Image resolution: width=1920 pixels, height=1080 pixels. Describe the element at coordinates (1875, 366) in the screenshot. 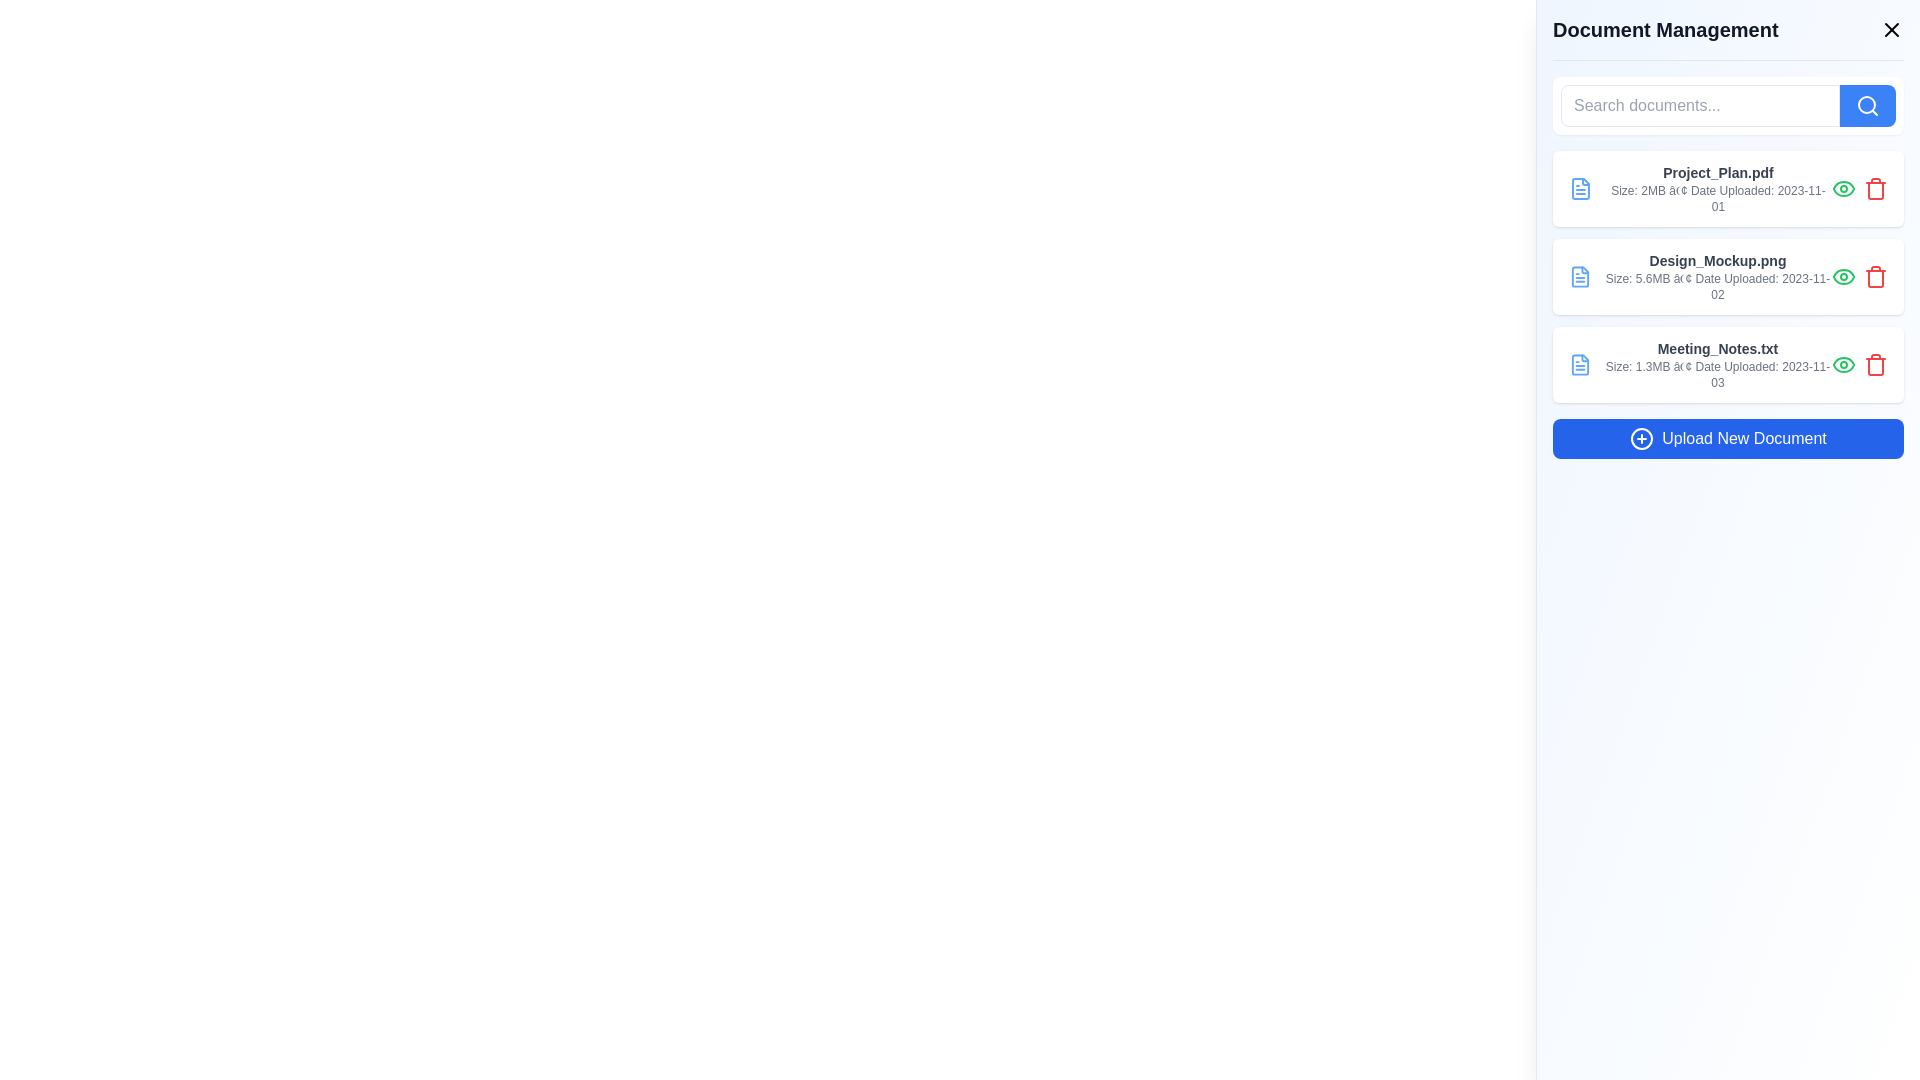

I see `the Trash Bin icon located to the right of the 'Meeting_Notes.txt' file entry in the Document Management section to initiate a delete action` at that location.